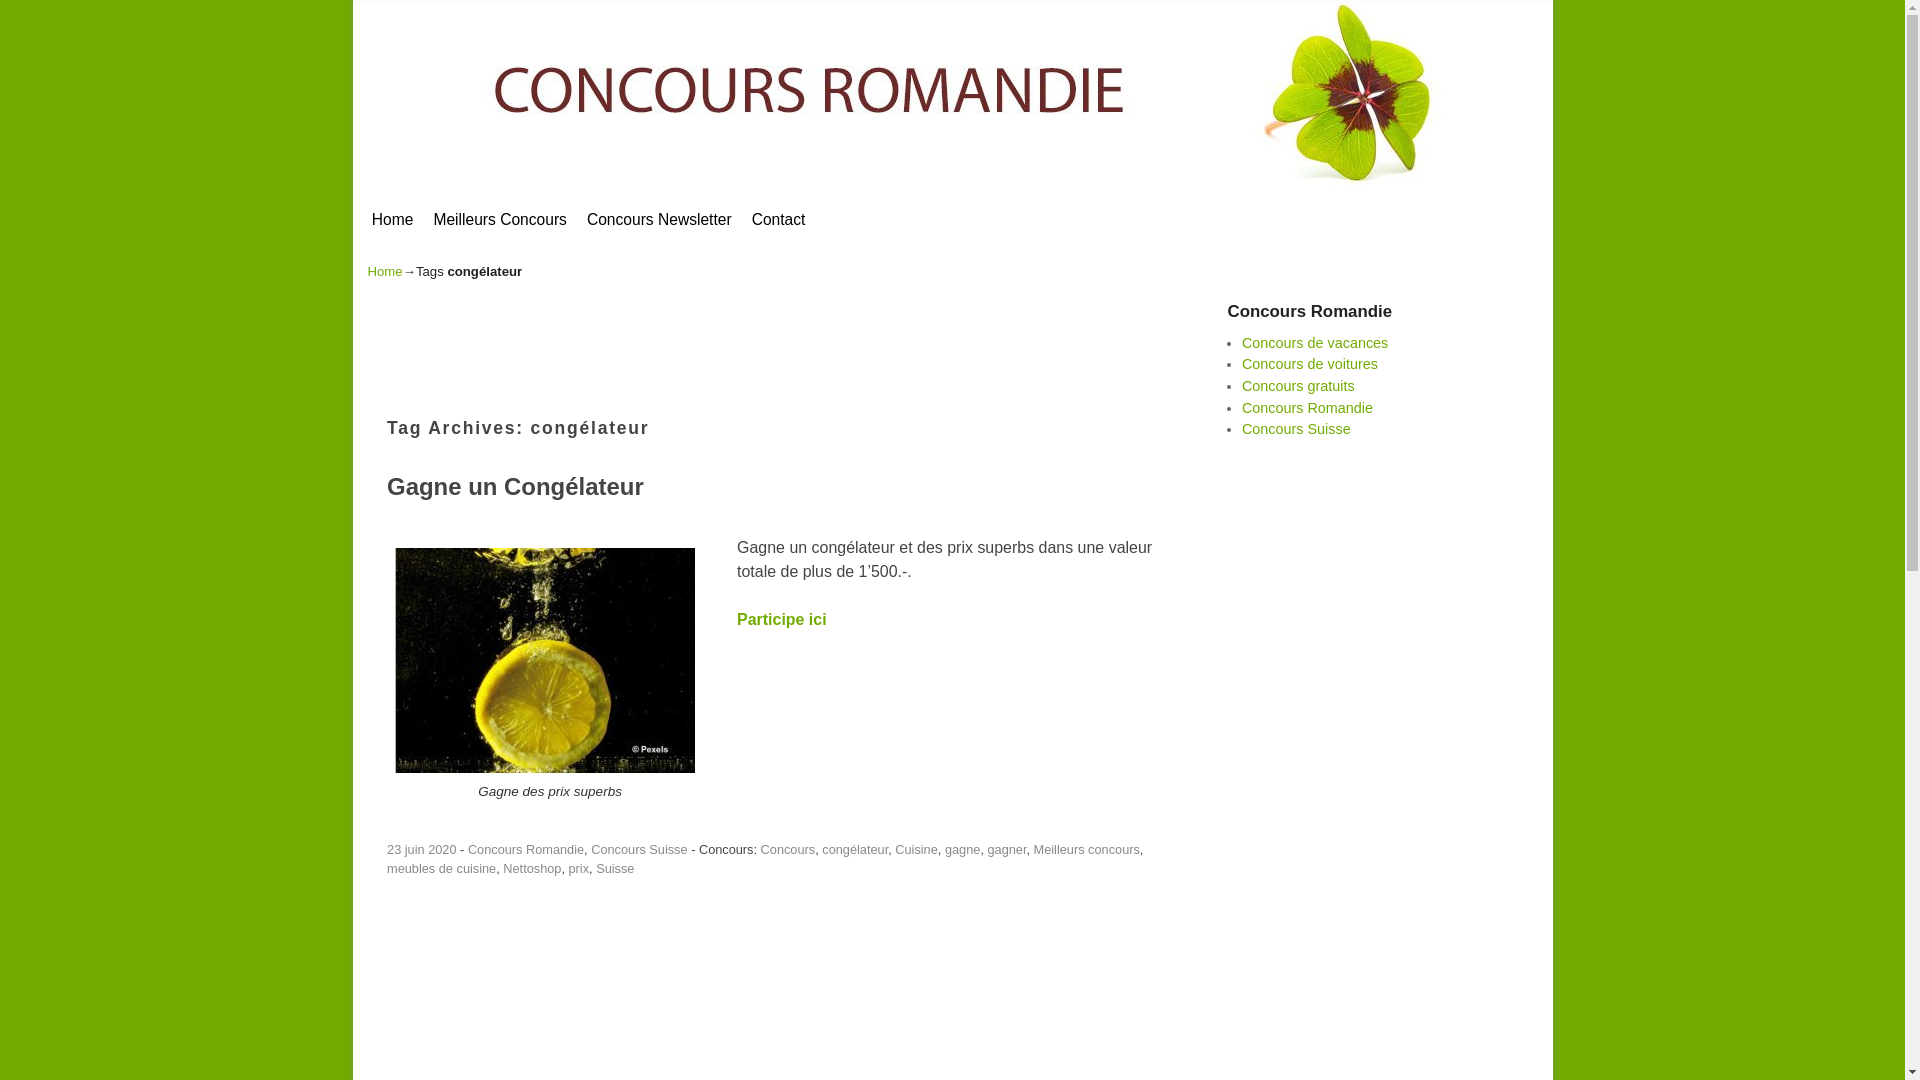 The image size is (1920, 1080). What do you see at coordinates (659, 219) in the screenshot?
I see `'Concours Newsletter'` at bounding box center [659, 219].